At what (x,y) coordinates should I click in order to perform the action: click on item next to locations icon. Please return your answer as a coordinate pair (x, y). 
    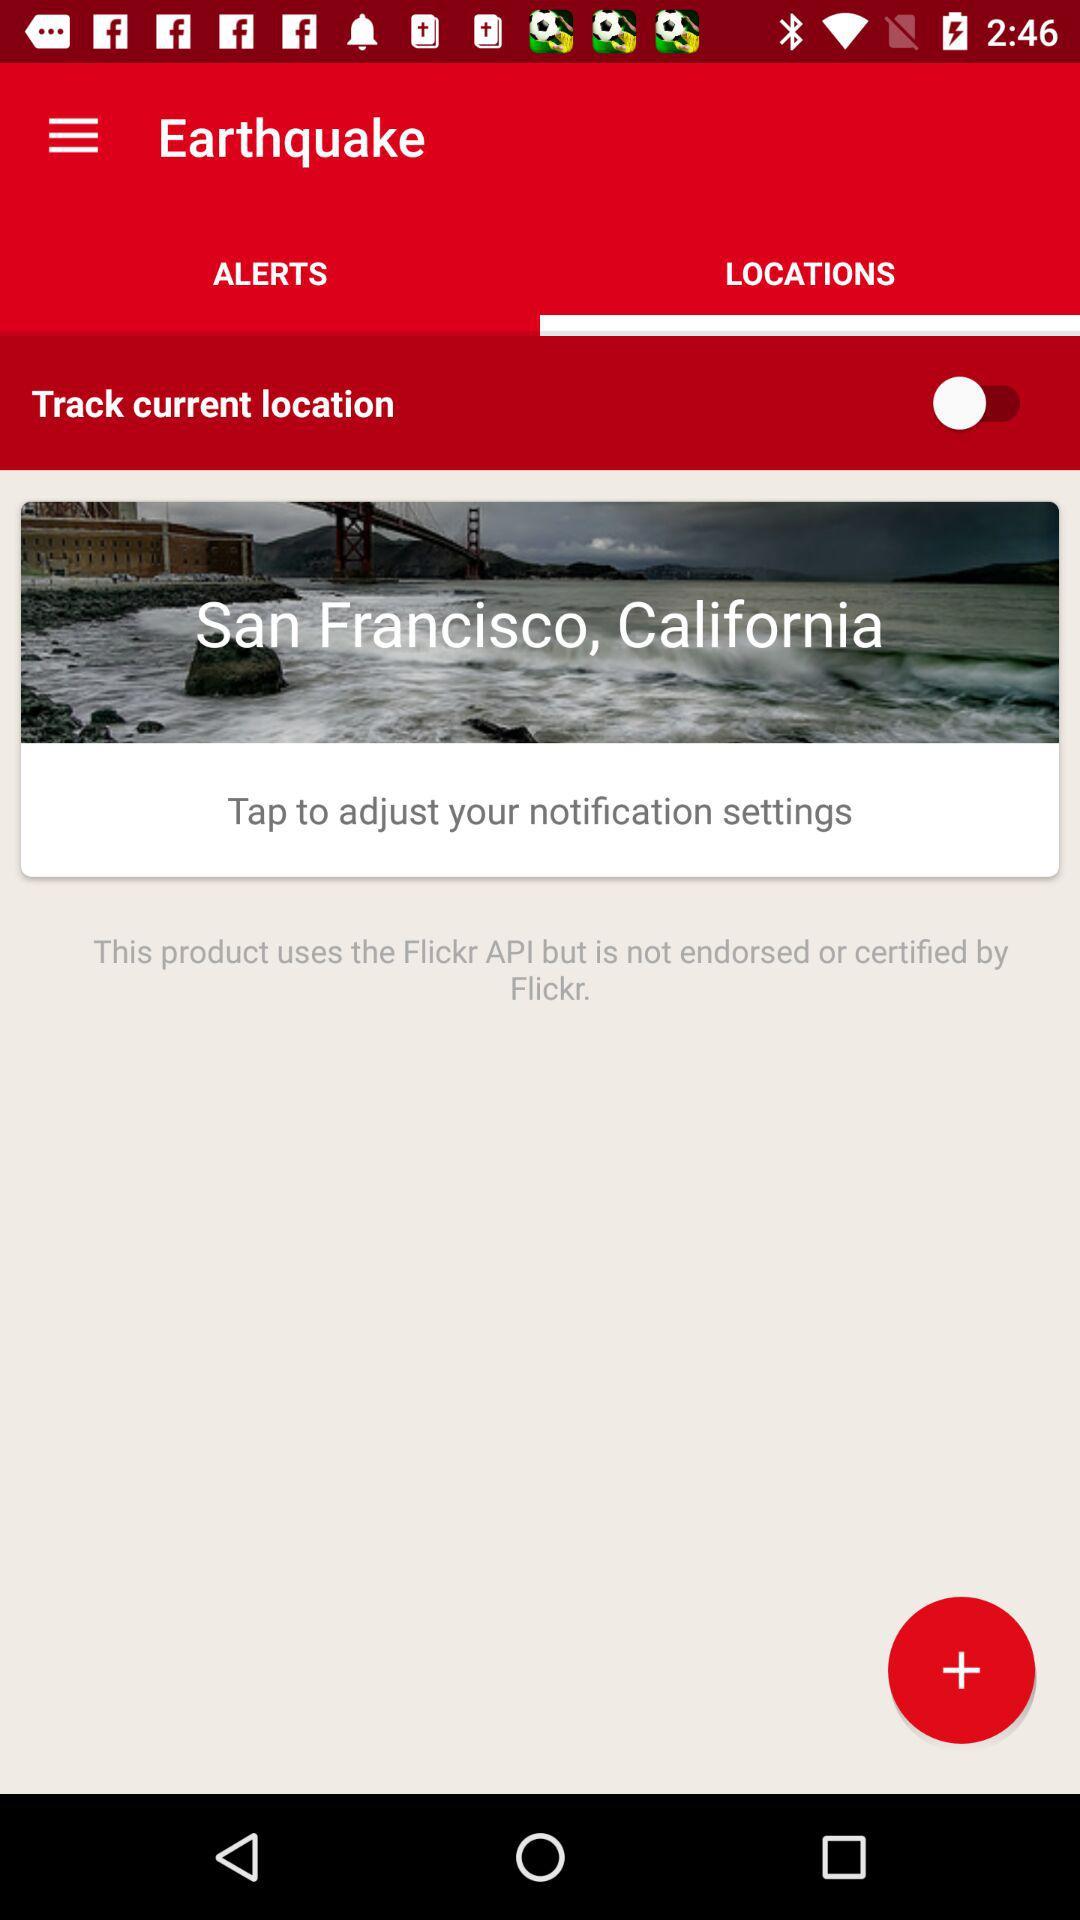
    Looking at the image, I should click on (270, 272).